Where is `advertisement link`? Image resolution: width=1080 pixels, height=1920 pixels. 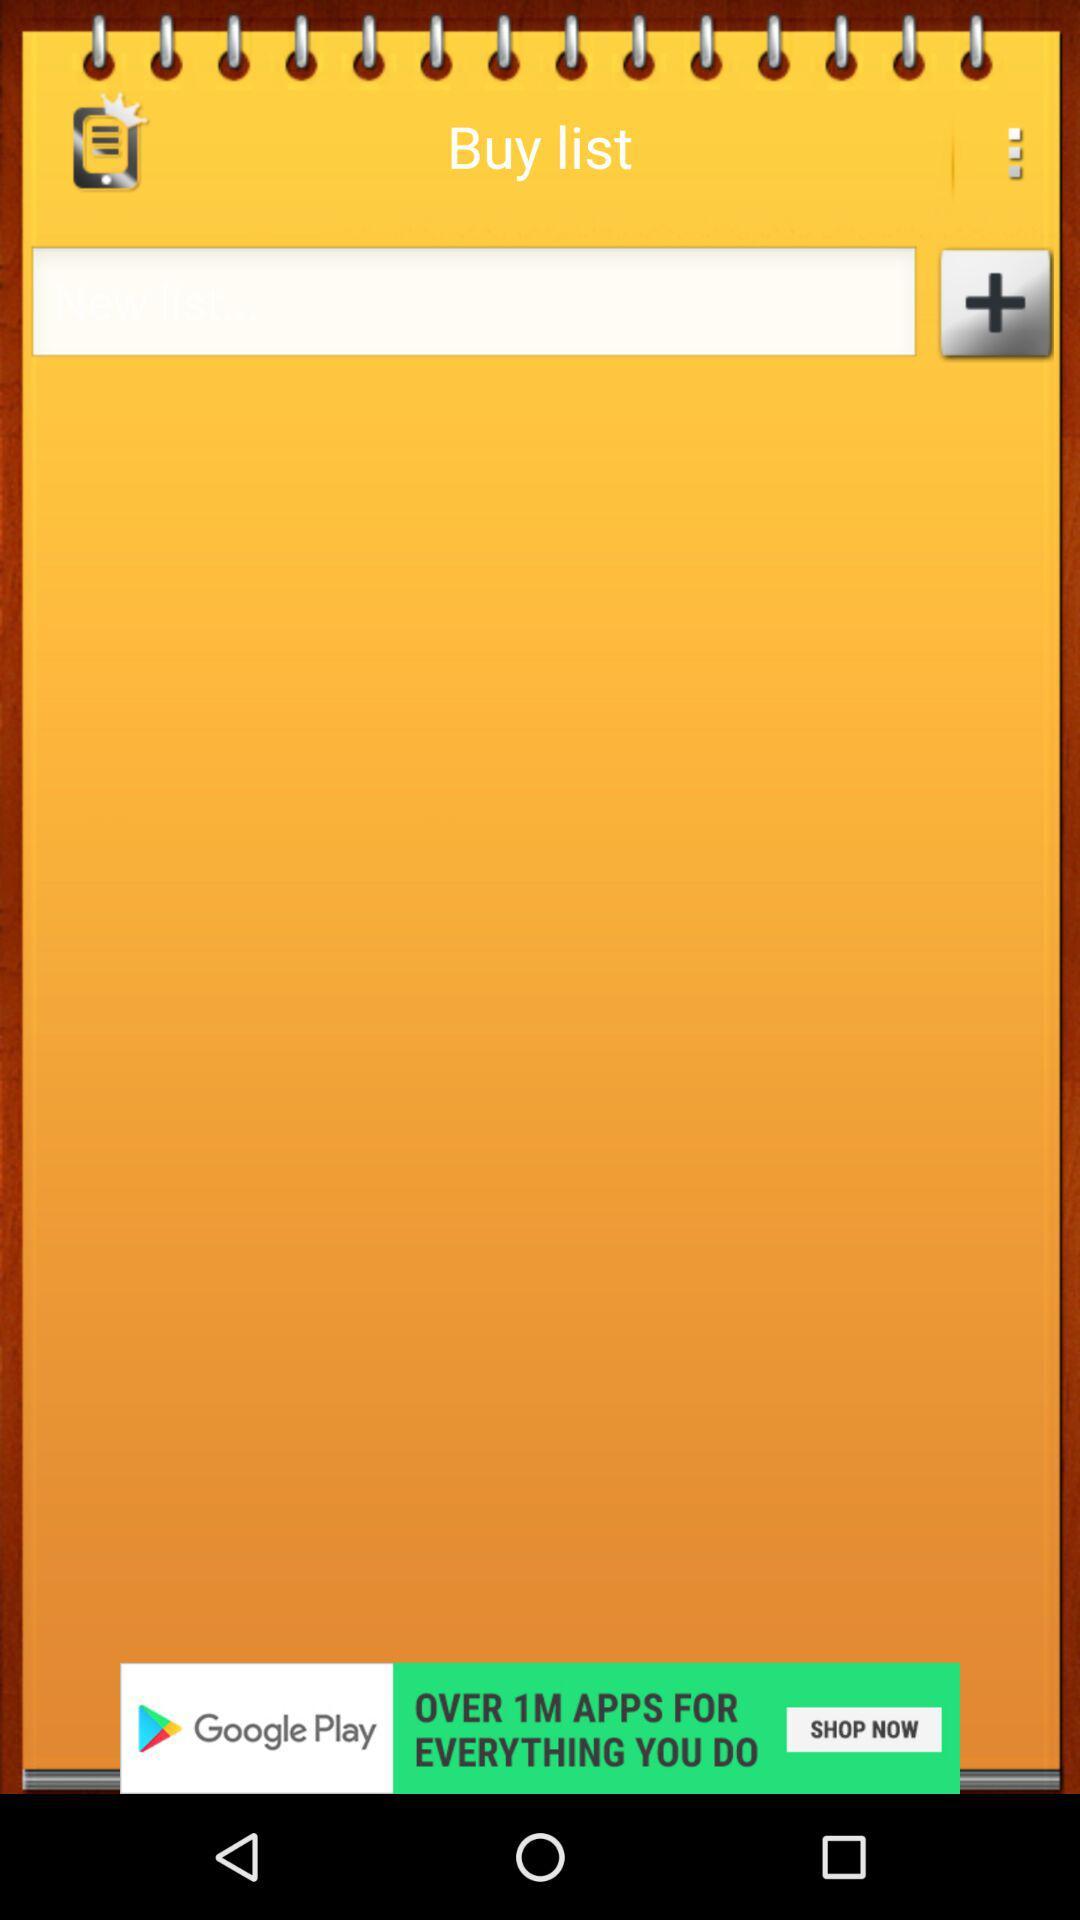 advertisement link is located at coordinates (540, 1727).